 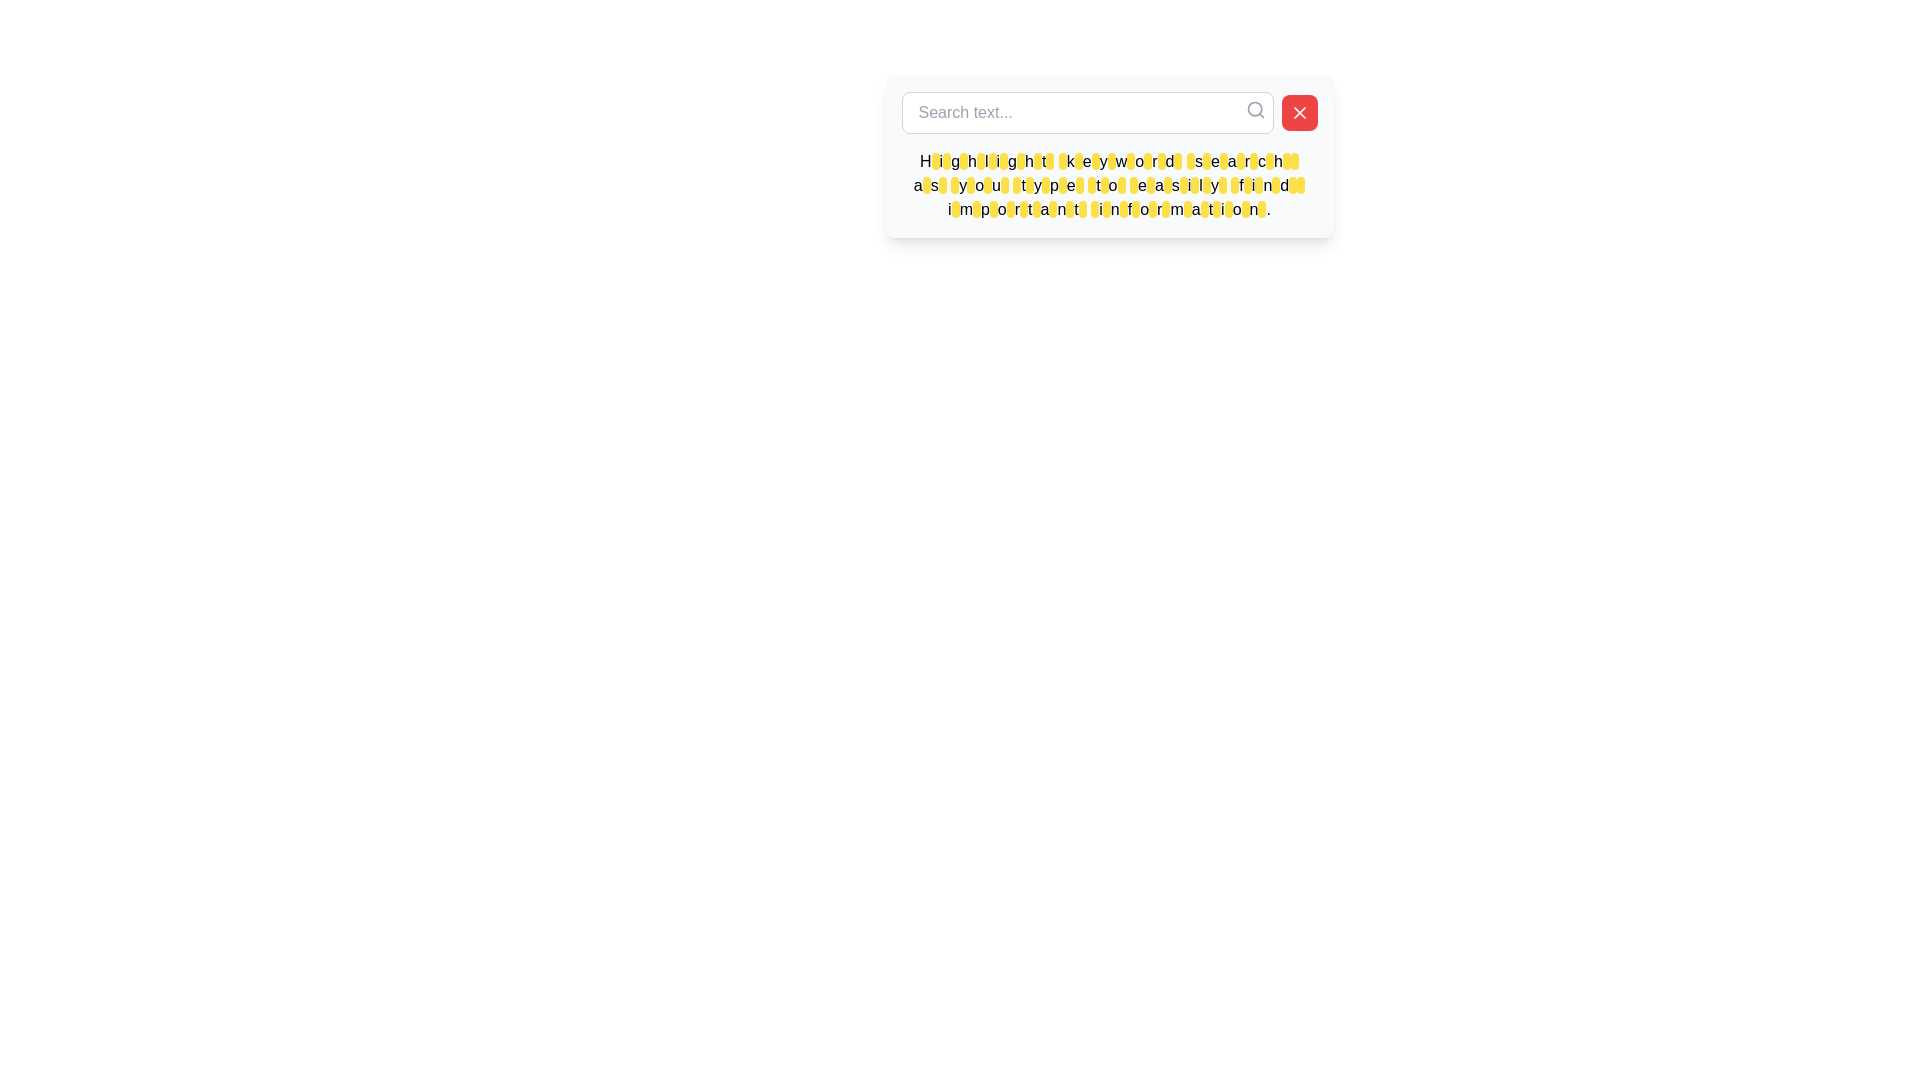 I want to click on the highlight box that emphasizes the part 'ant' in the word 'important' in the instructional text, which is the sixth highlighted element in the last line, so click(x=1036, y=209).